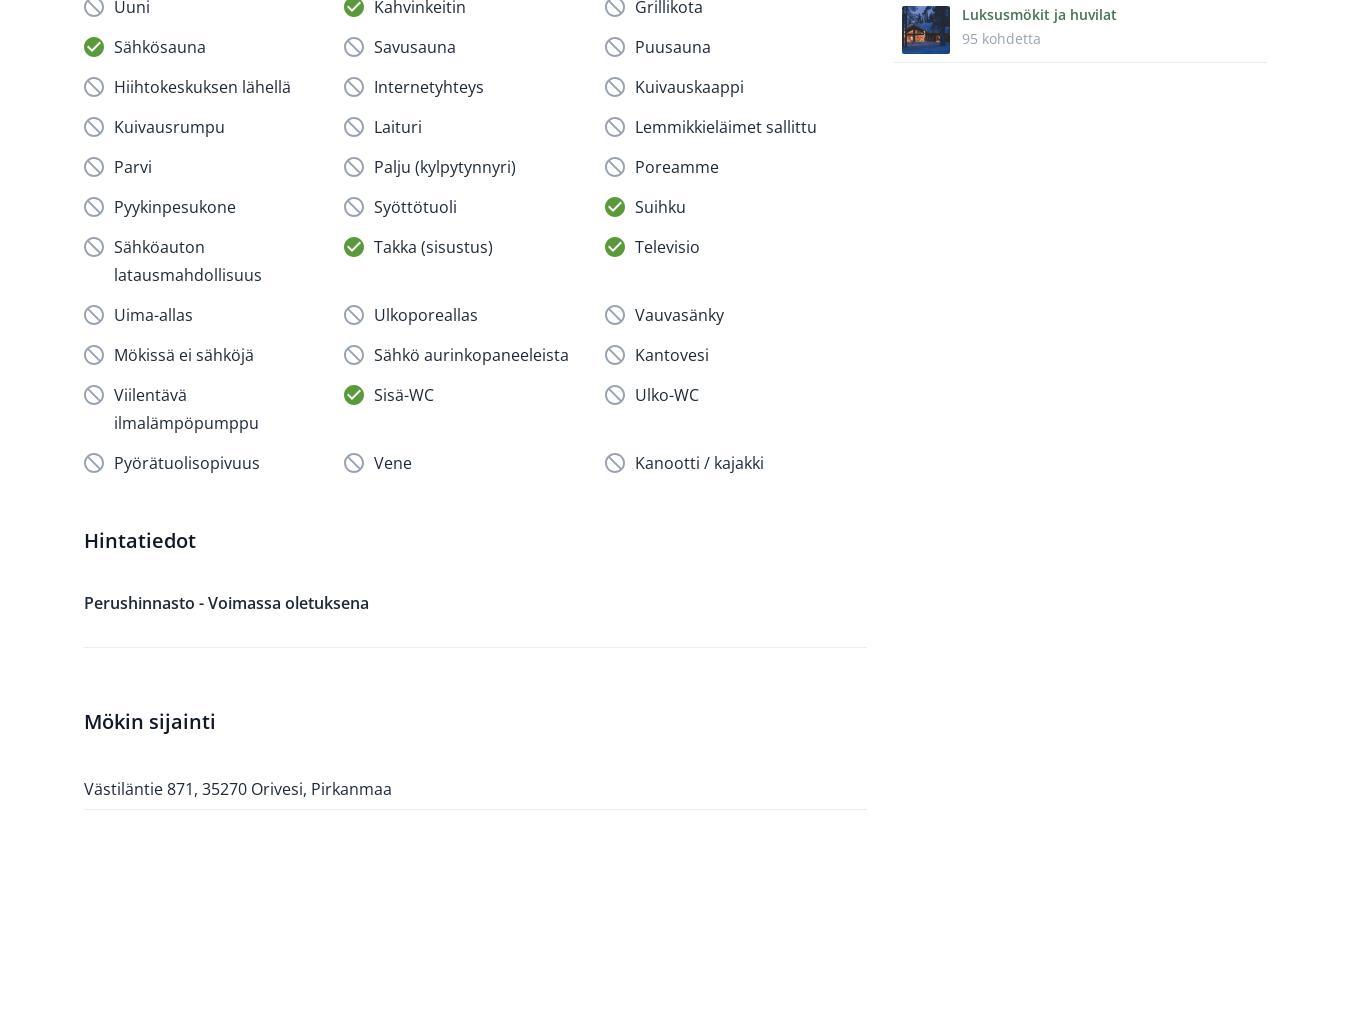 The height and width of the screenshot is (1019, 1350). I want to click on 'Puusauna', so click(672, 44).